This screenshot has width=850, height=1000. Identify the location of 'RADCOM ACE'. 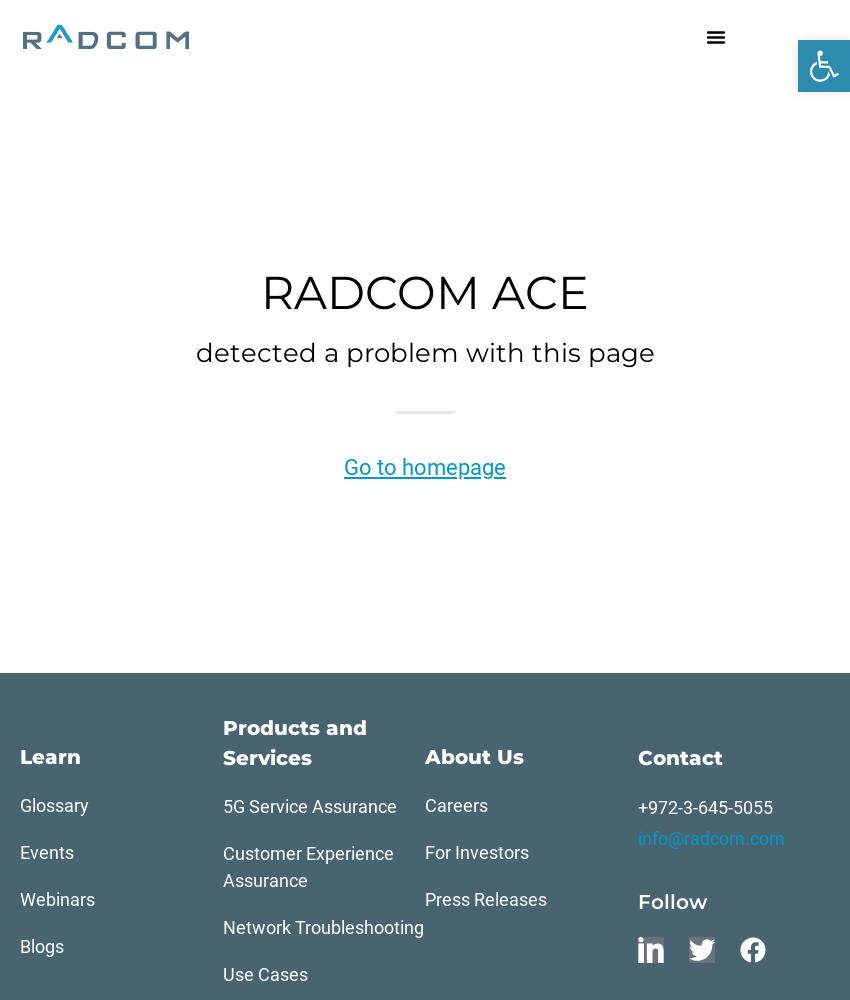
(425, 292).